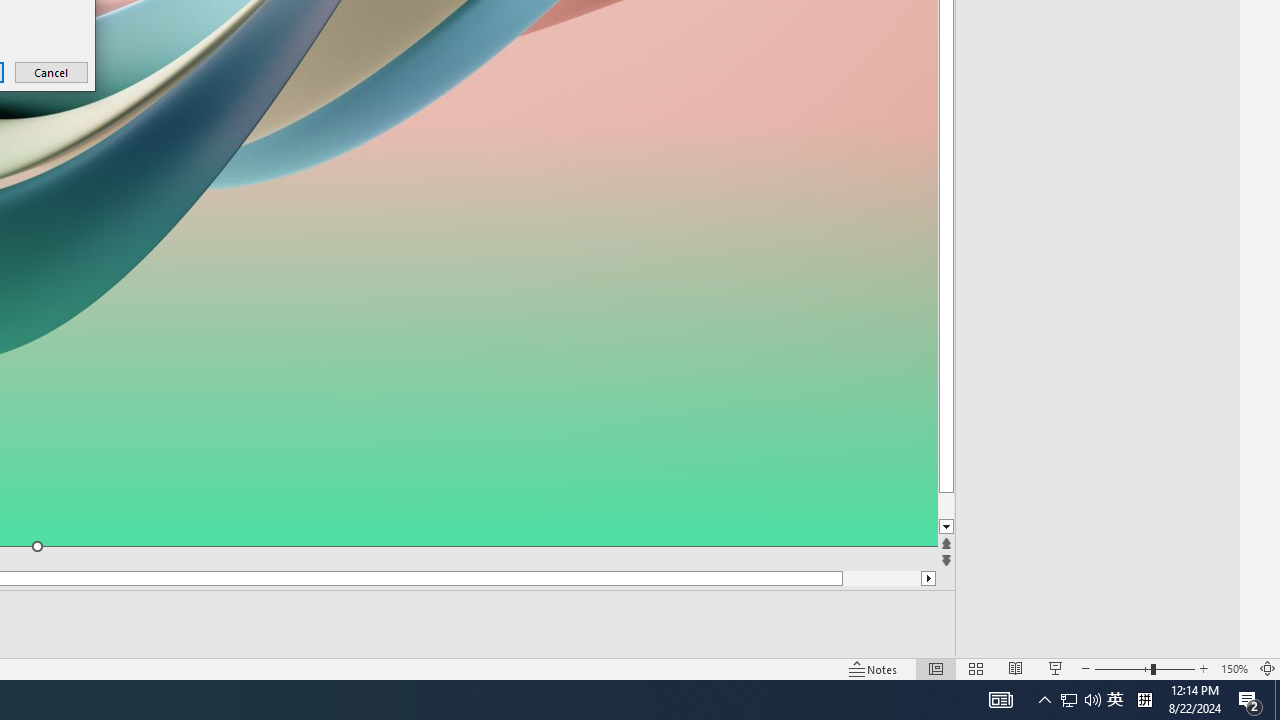  I want to click on 'Action Center, 2 new notifications', so click(1250, 698).